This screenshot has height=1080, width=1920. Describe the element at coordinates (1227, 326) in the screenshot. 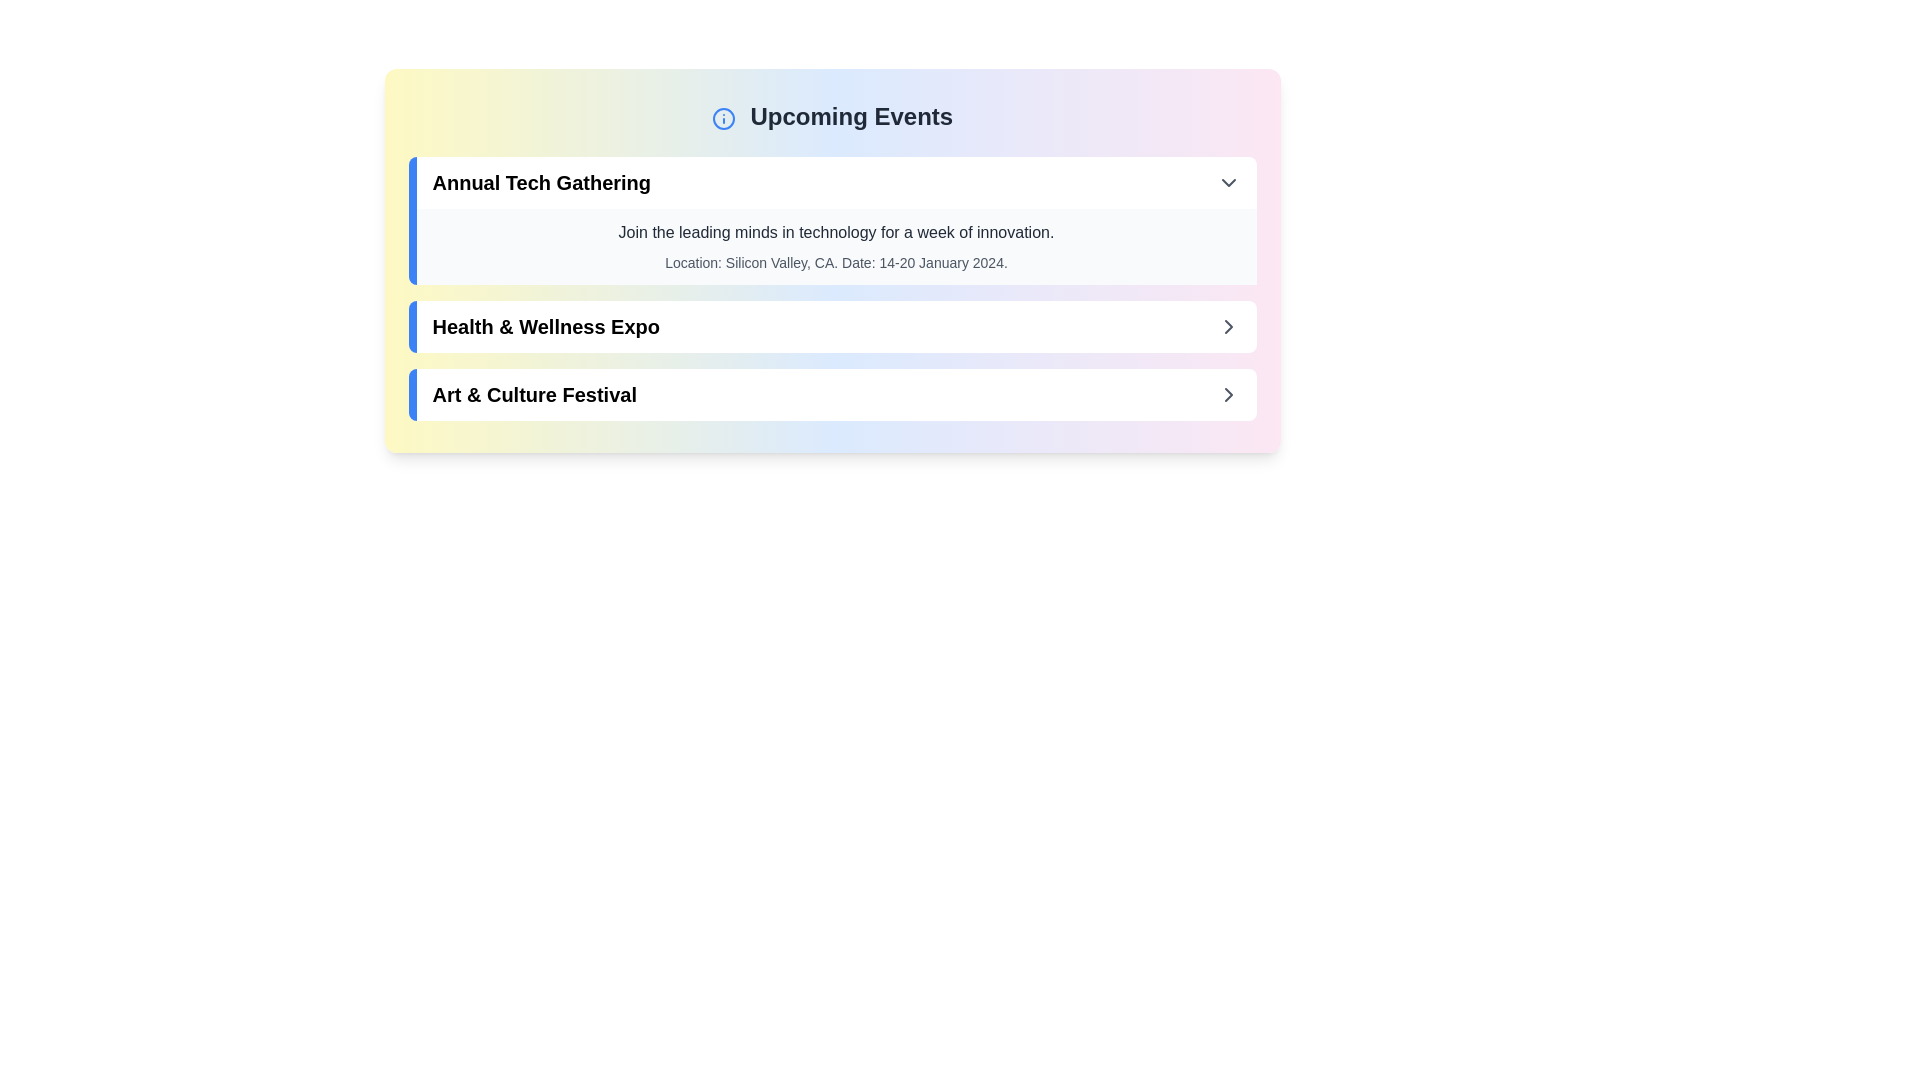

I see `the chevron icon indicating further navigation for the 'Health & Wellness Expo' section` at that location.